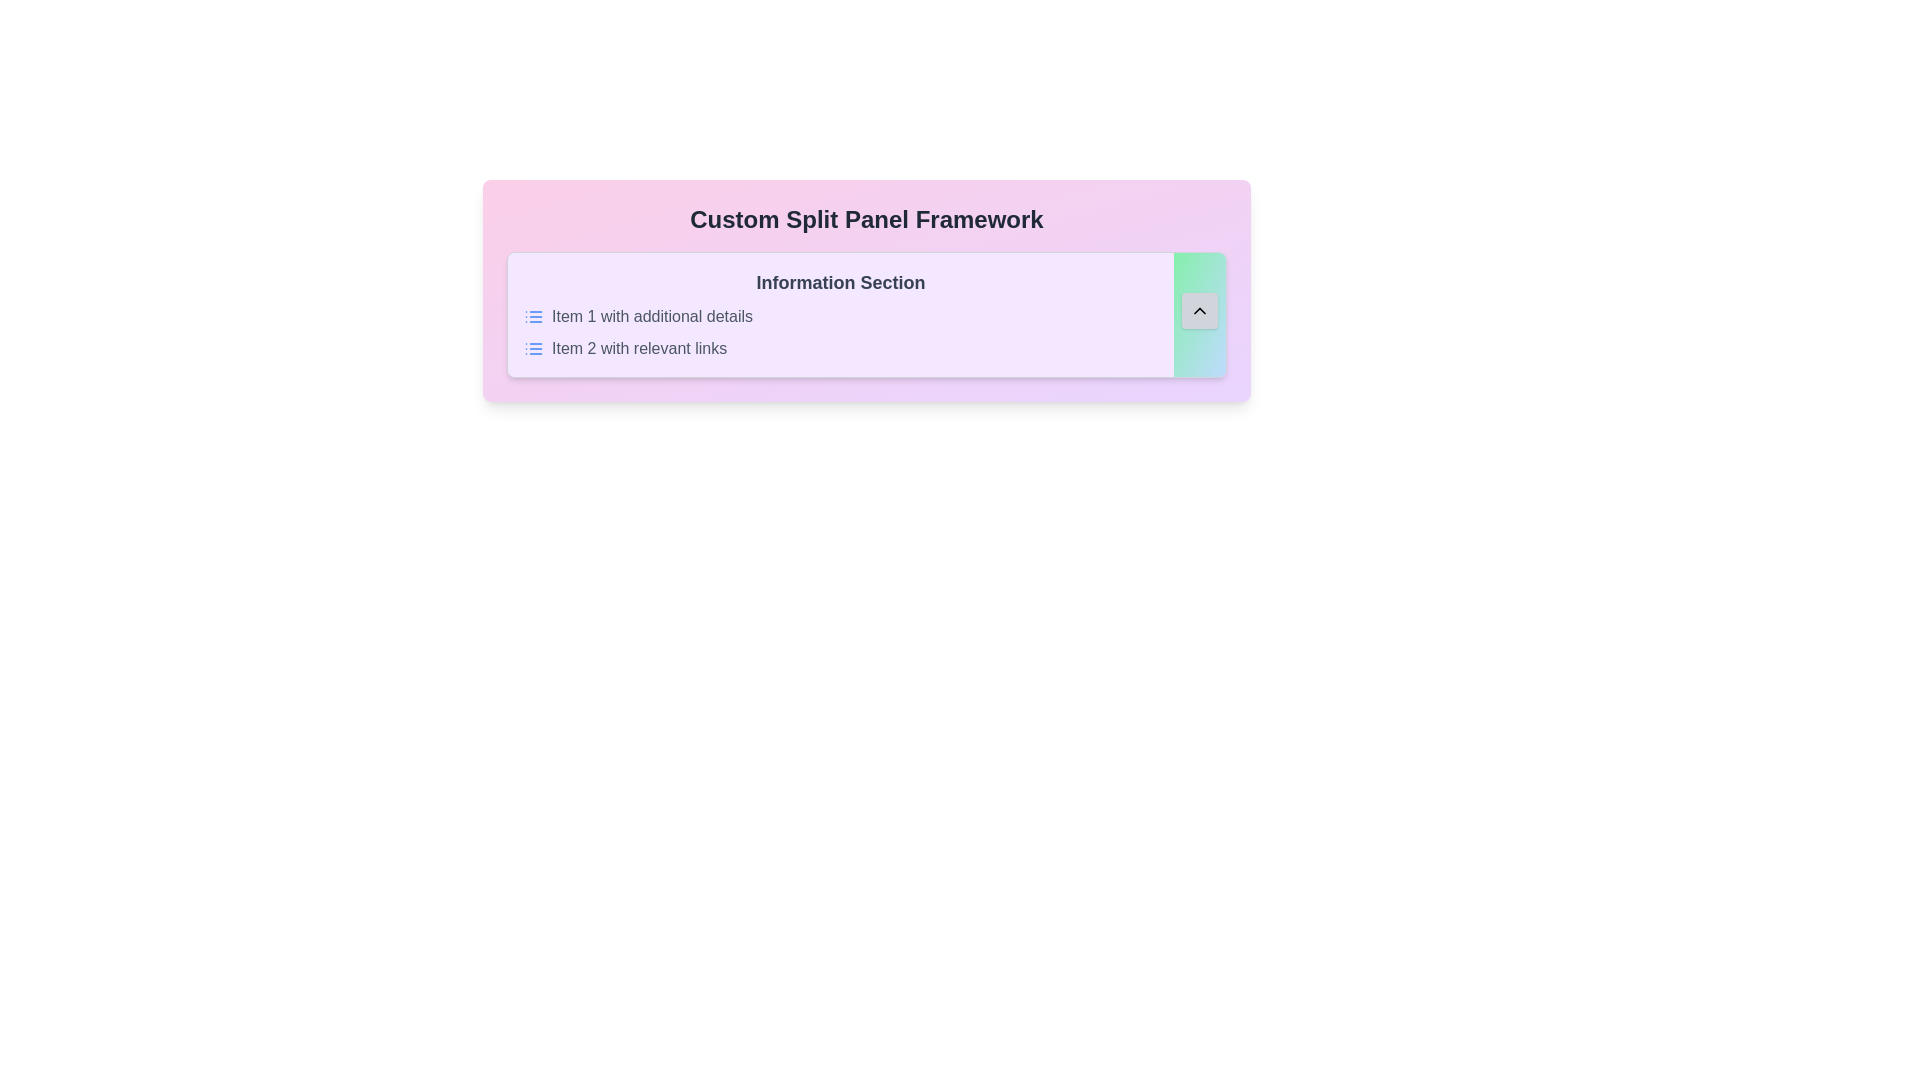  What do you see at coordinates (1200, 315) in the screenshot?
I see `the upward scrolling button located at the far right of the 'Information Section' panel with a purple background` at bounding box center [1200, 315].